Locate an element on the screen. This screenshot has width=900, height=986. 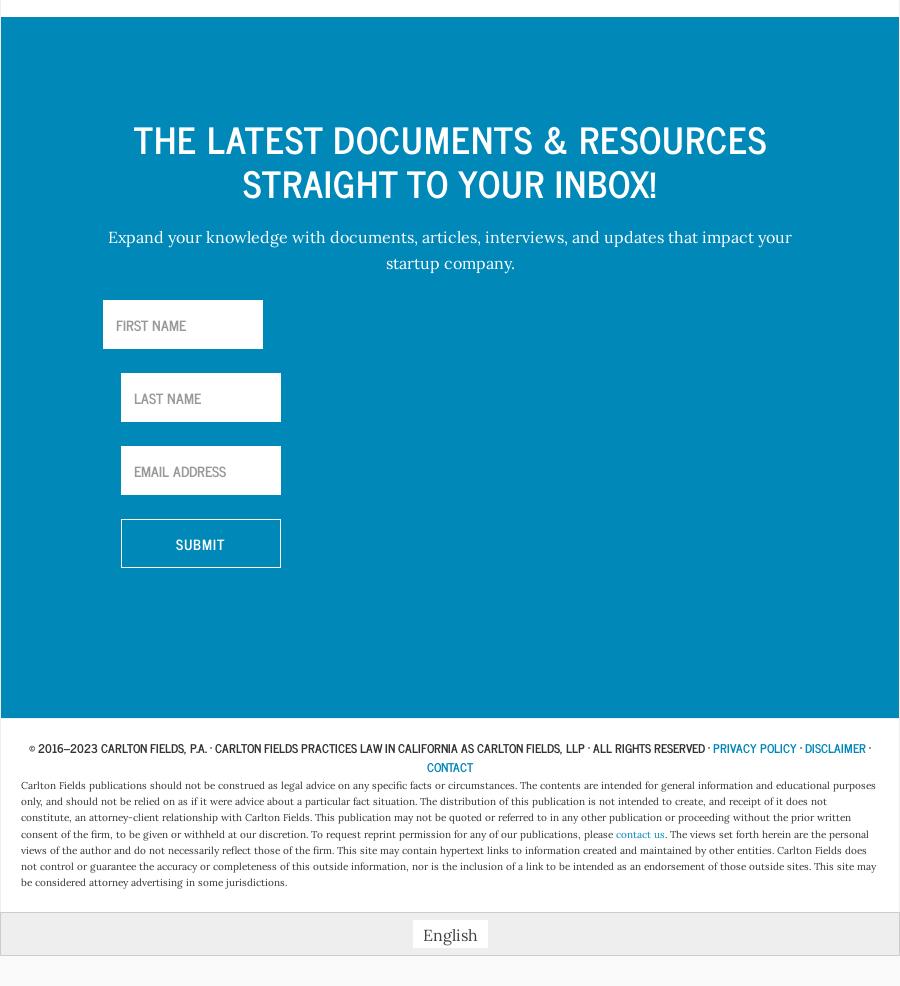
'The Latest Documents & Resources Straight to your Inbox!' is located at coordinates (449, 160).